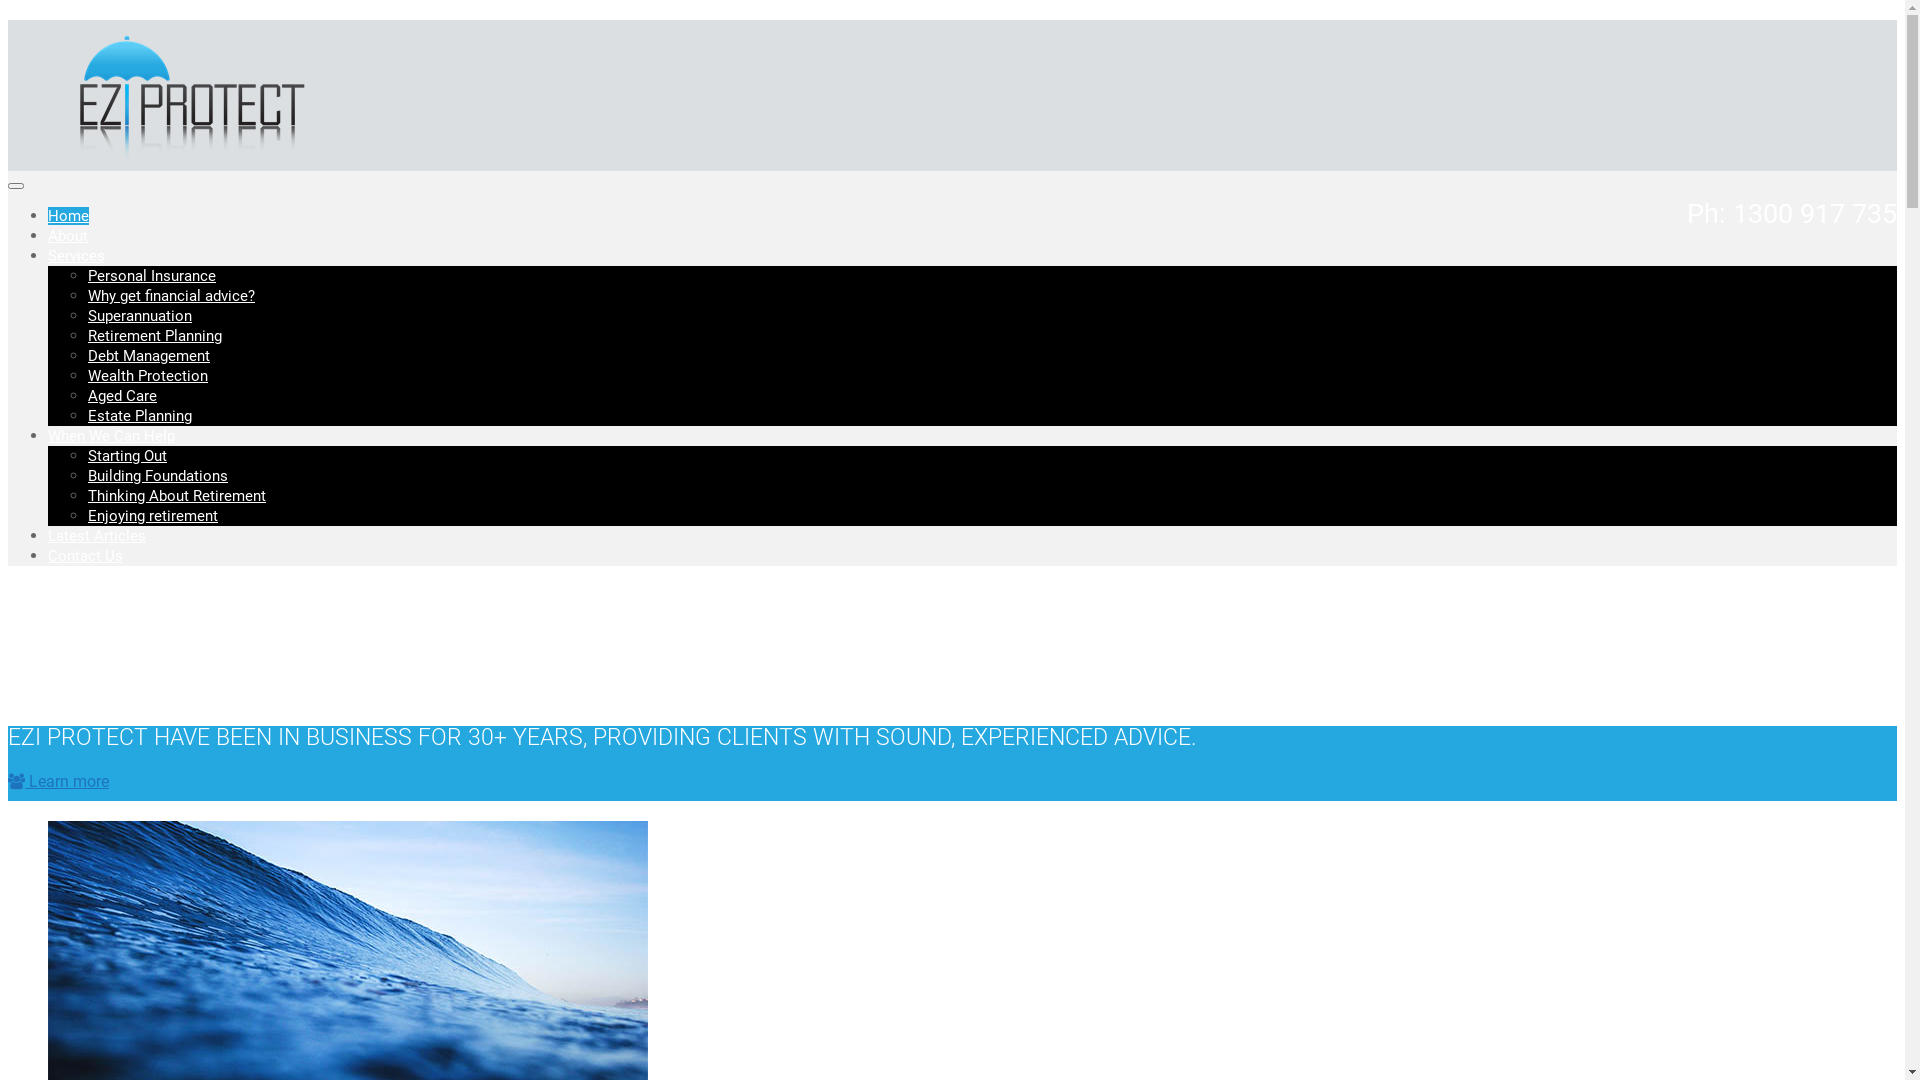  What do you see at coordinates (48, 434) in the screenshot?
I see `'When We Can Help'` at bounding box center [48, 434].